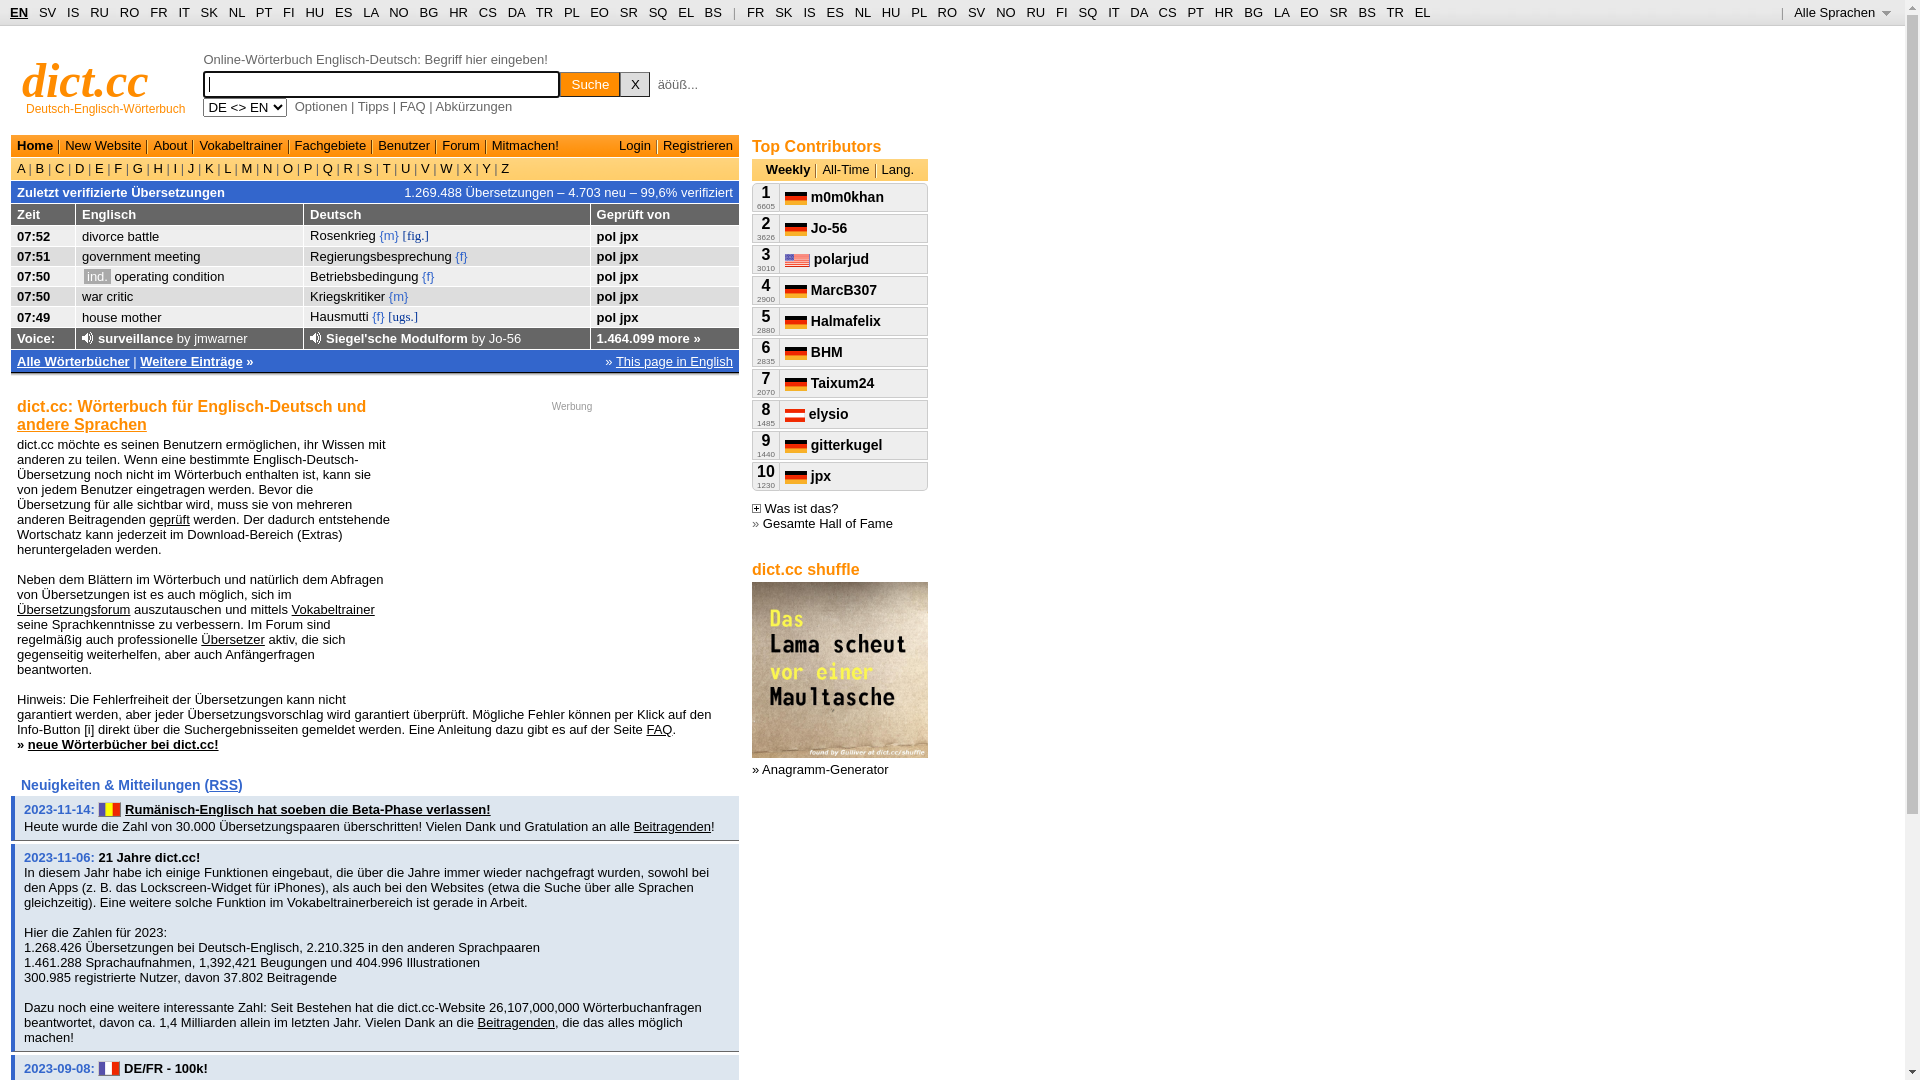 This screenshot has height=1080, width=1920. I want to click on 'DA', so click(1138, 12).